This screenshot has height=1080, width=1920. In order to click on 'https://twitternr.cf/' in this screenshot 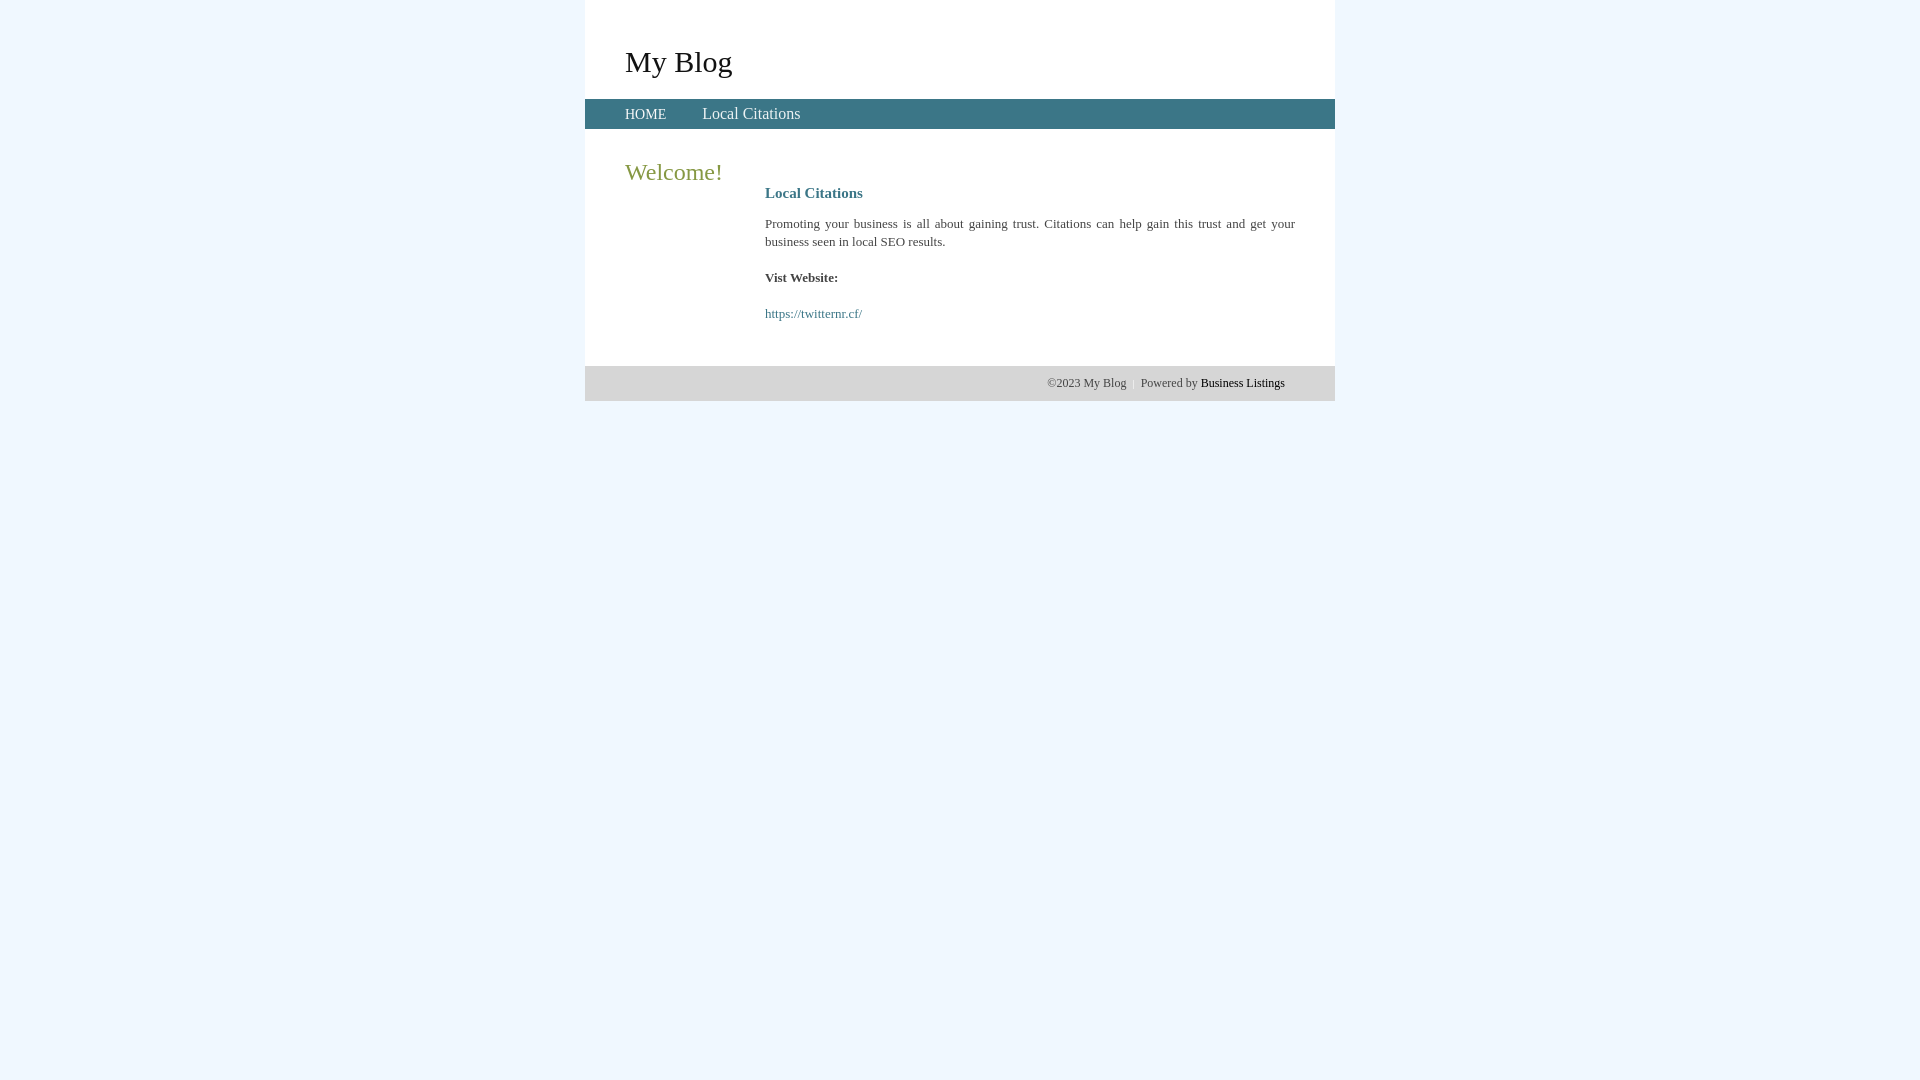, I will do `click(813, 313)`.